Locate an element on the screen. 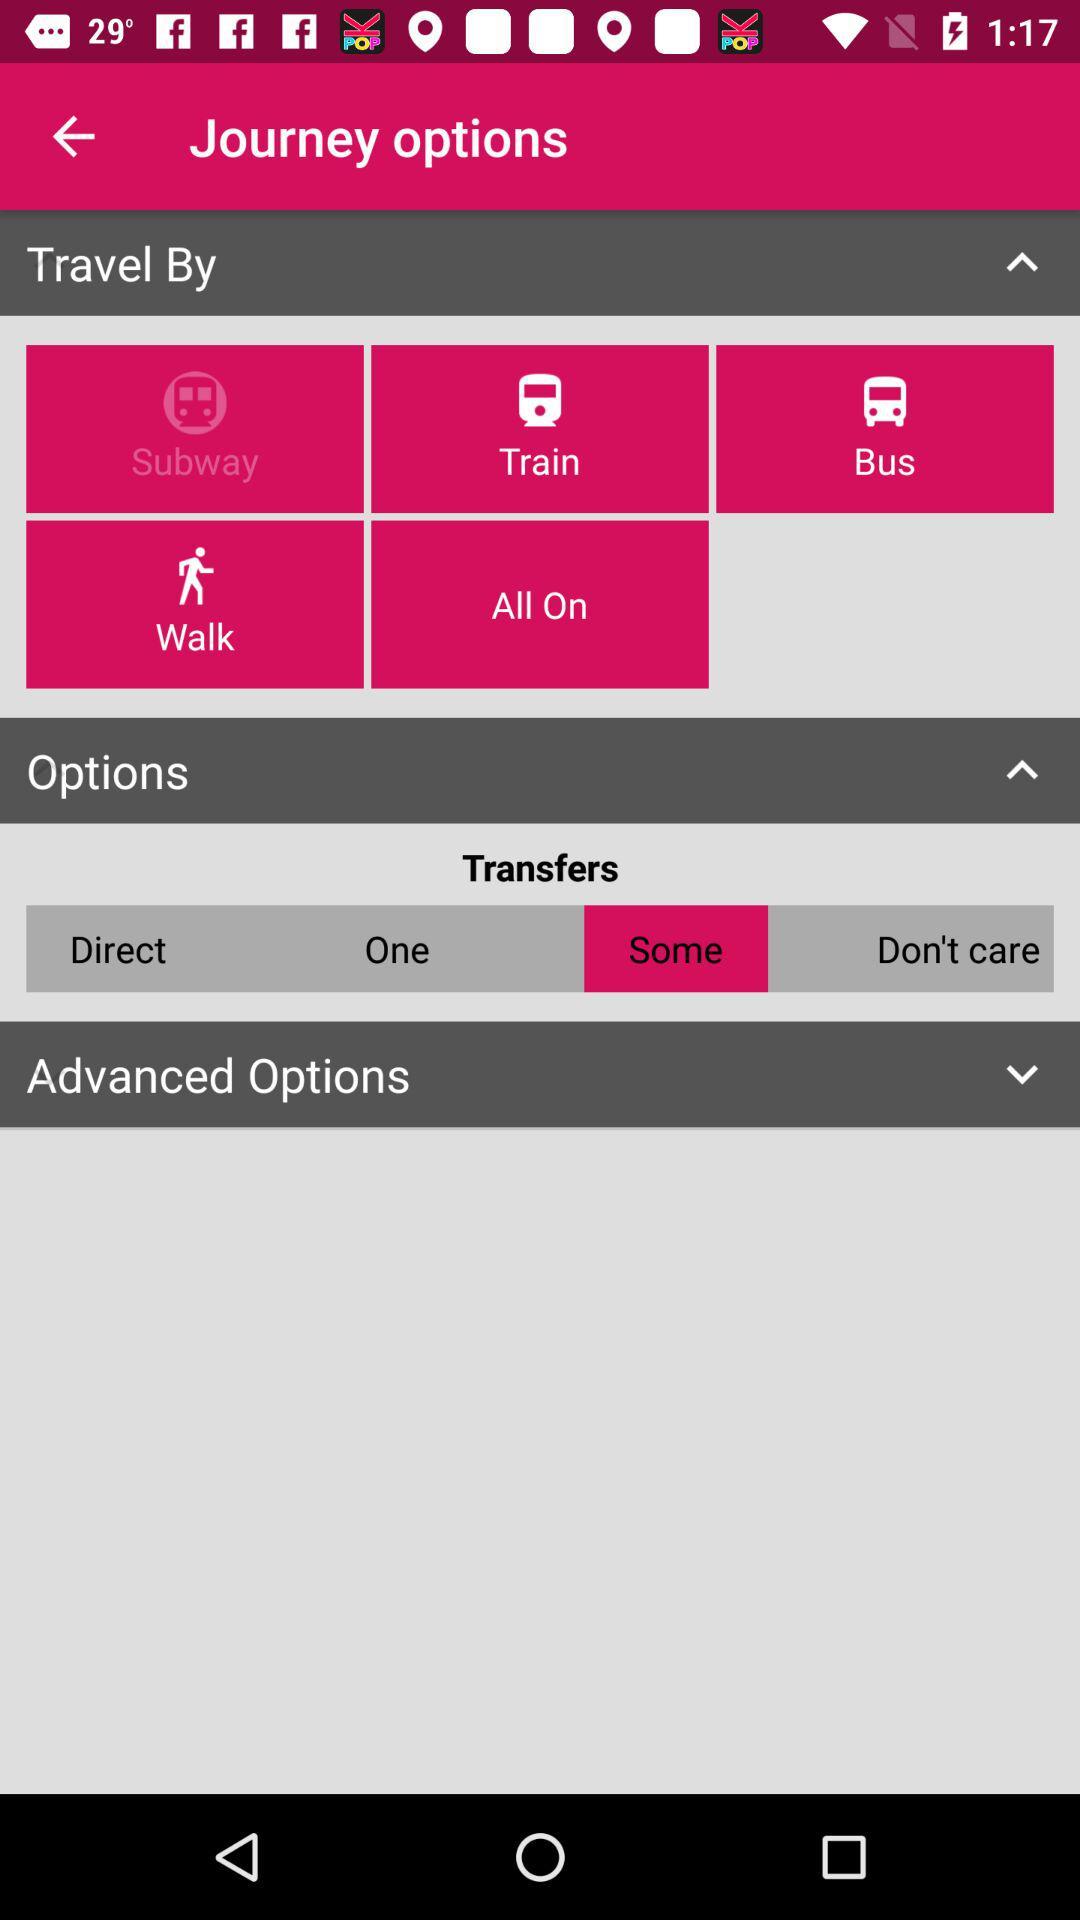 This screenshot has height=1920, width=1080. the item above the advanced options icon is located at coordinates (957, 947).